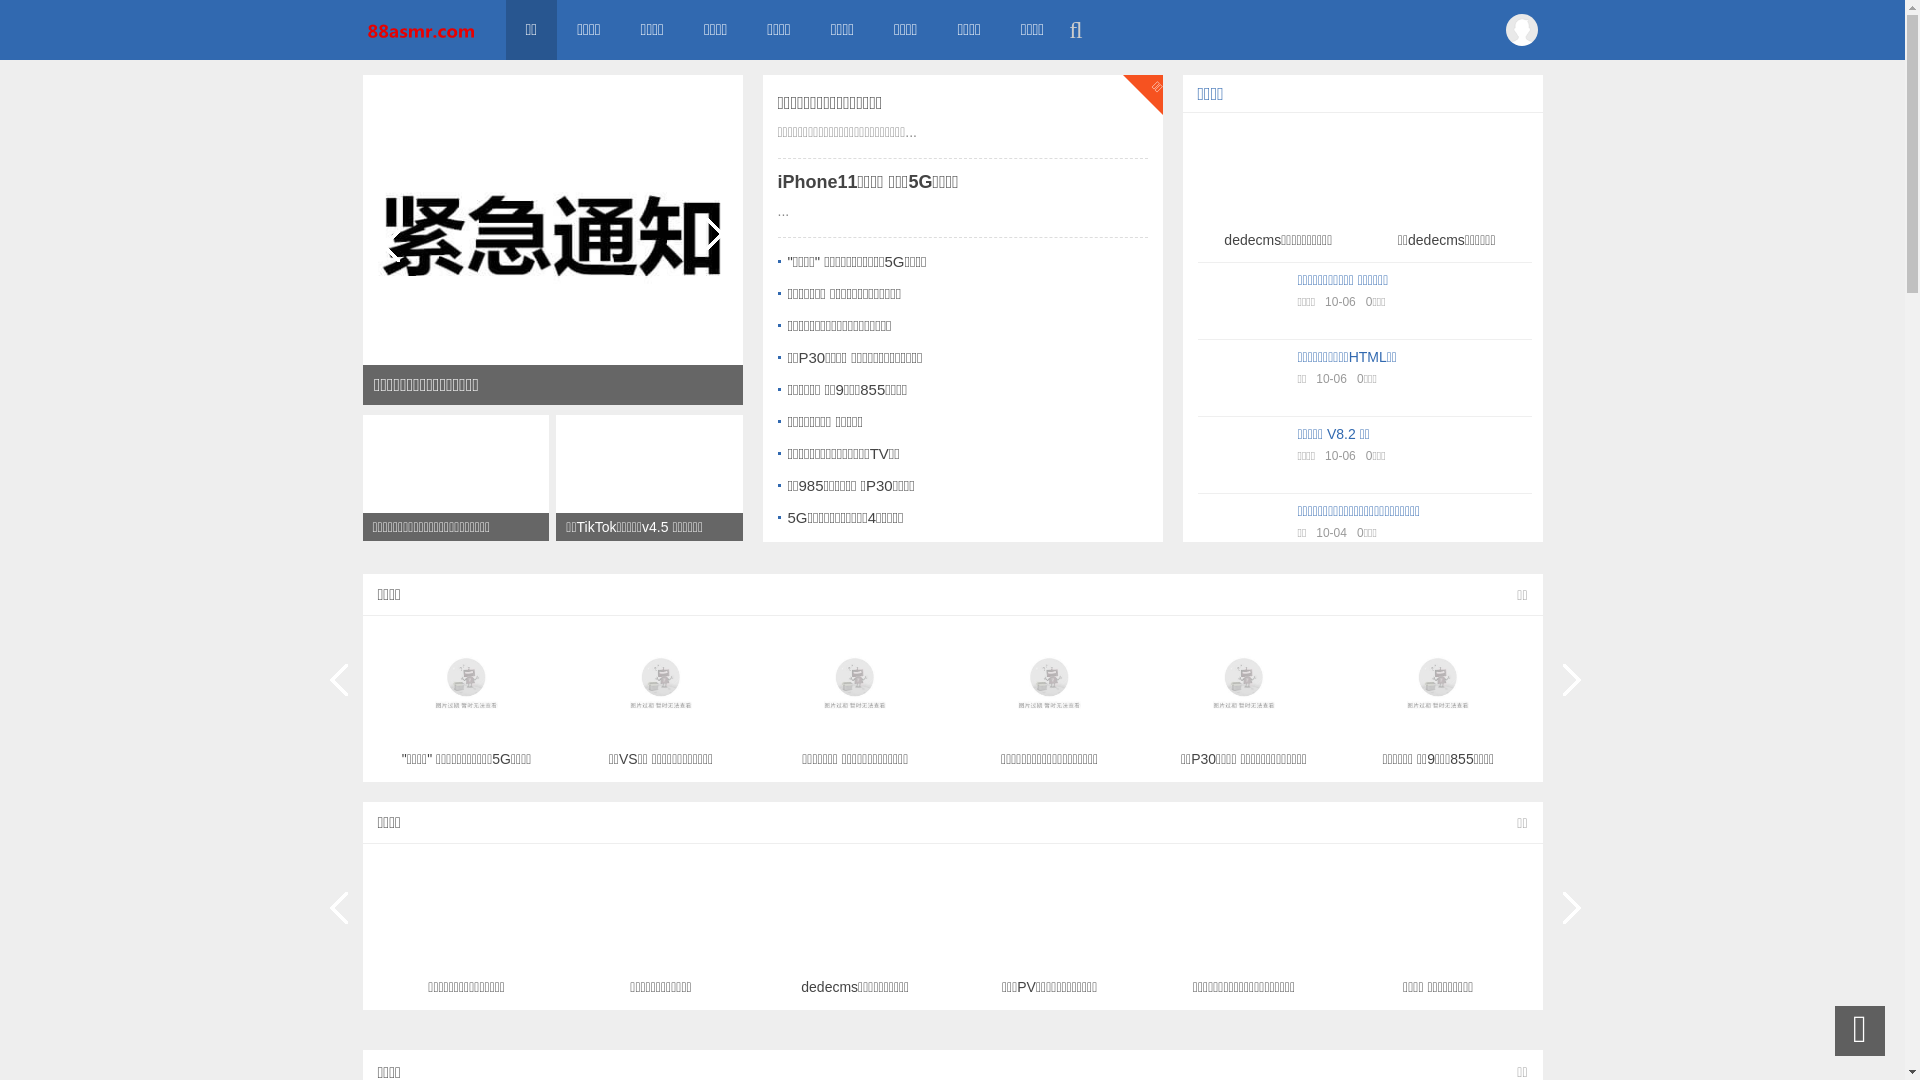  Describe the element at coordinates (776, 211) in the screenshot. I see `'...'` at that location.